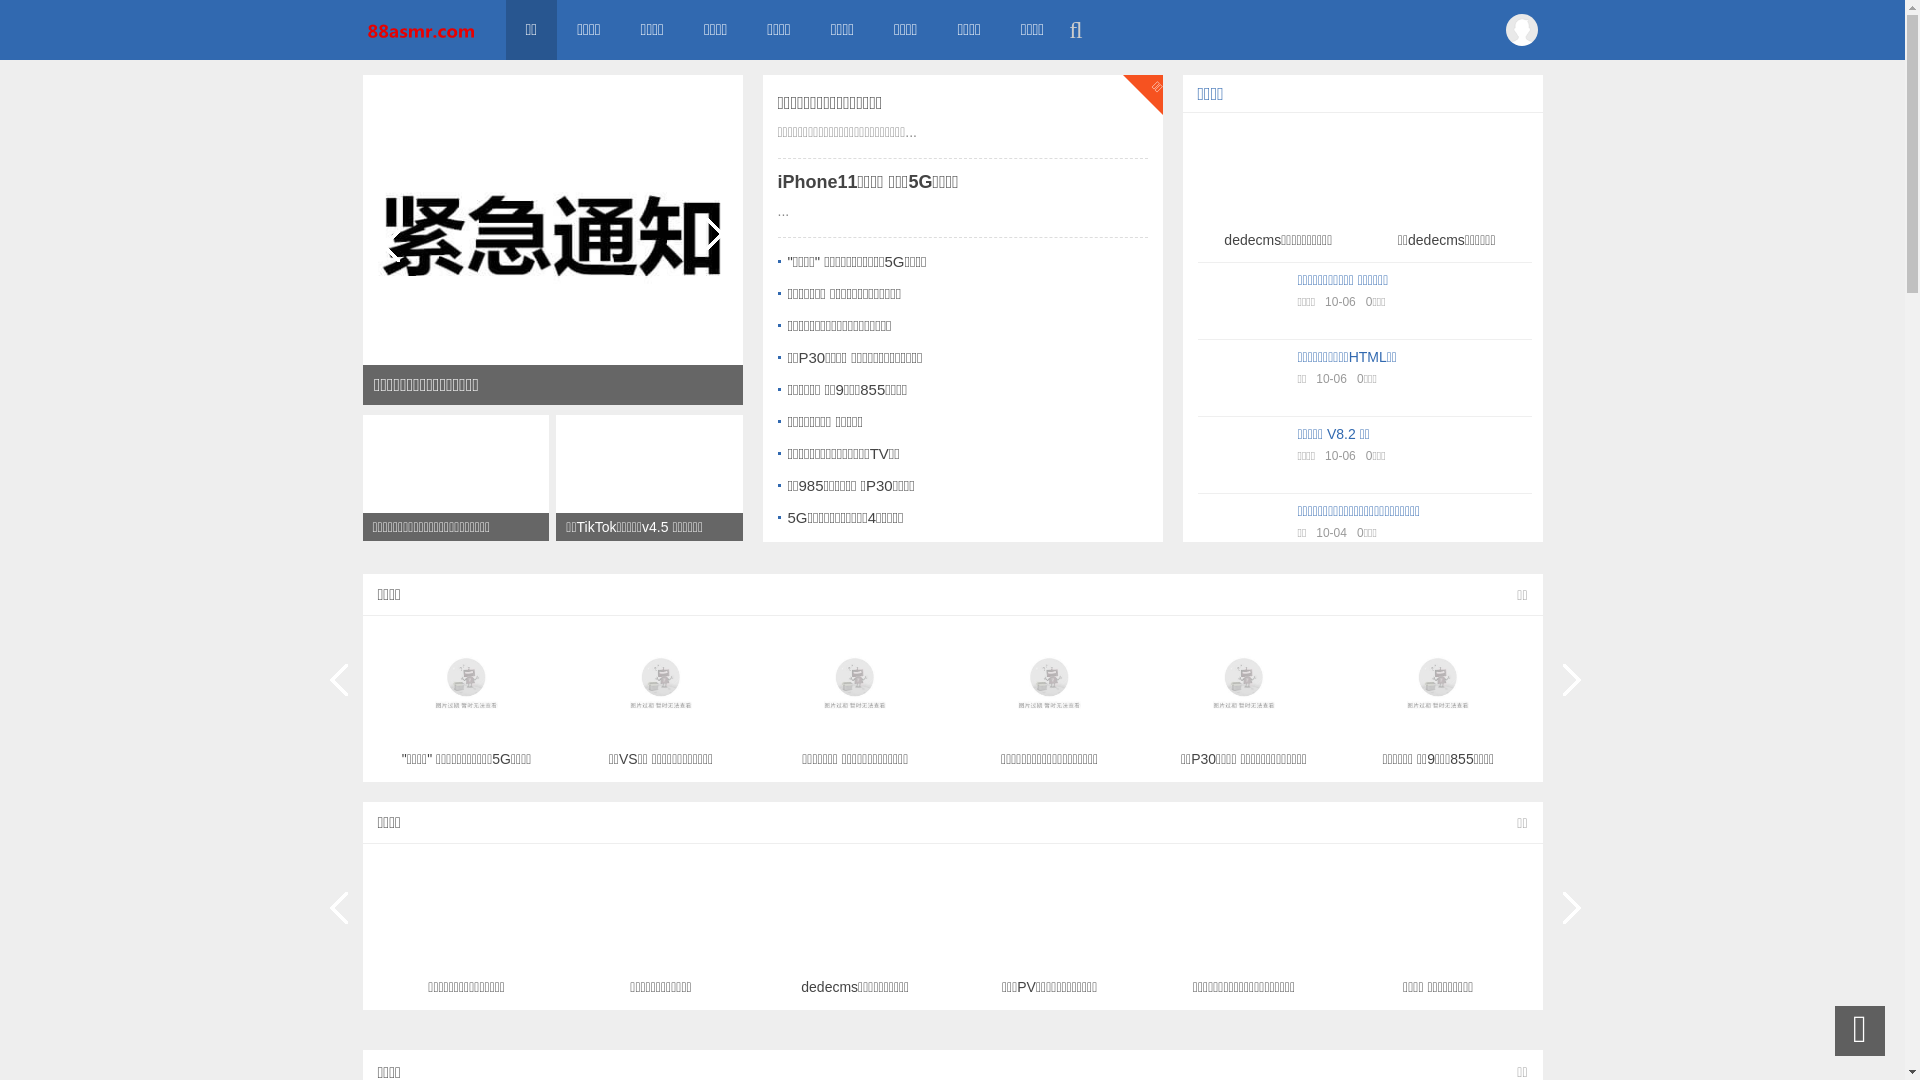  Describe the element at coordinates (776, 211) in the screenshot. I see `'...'` at that location.